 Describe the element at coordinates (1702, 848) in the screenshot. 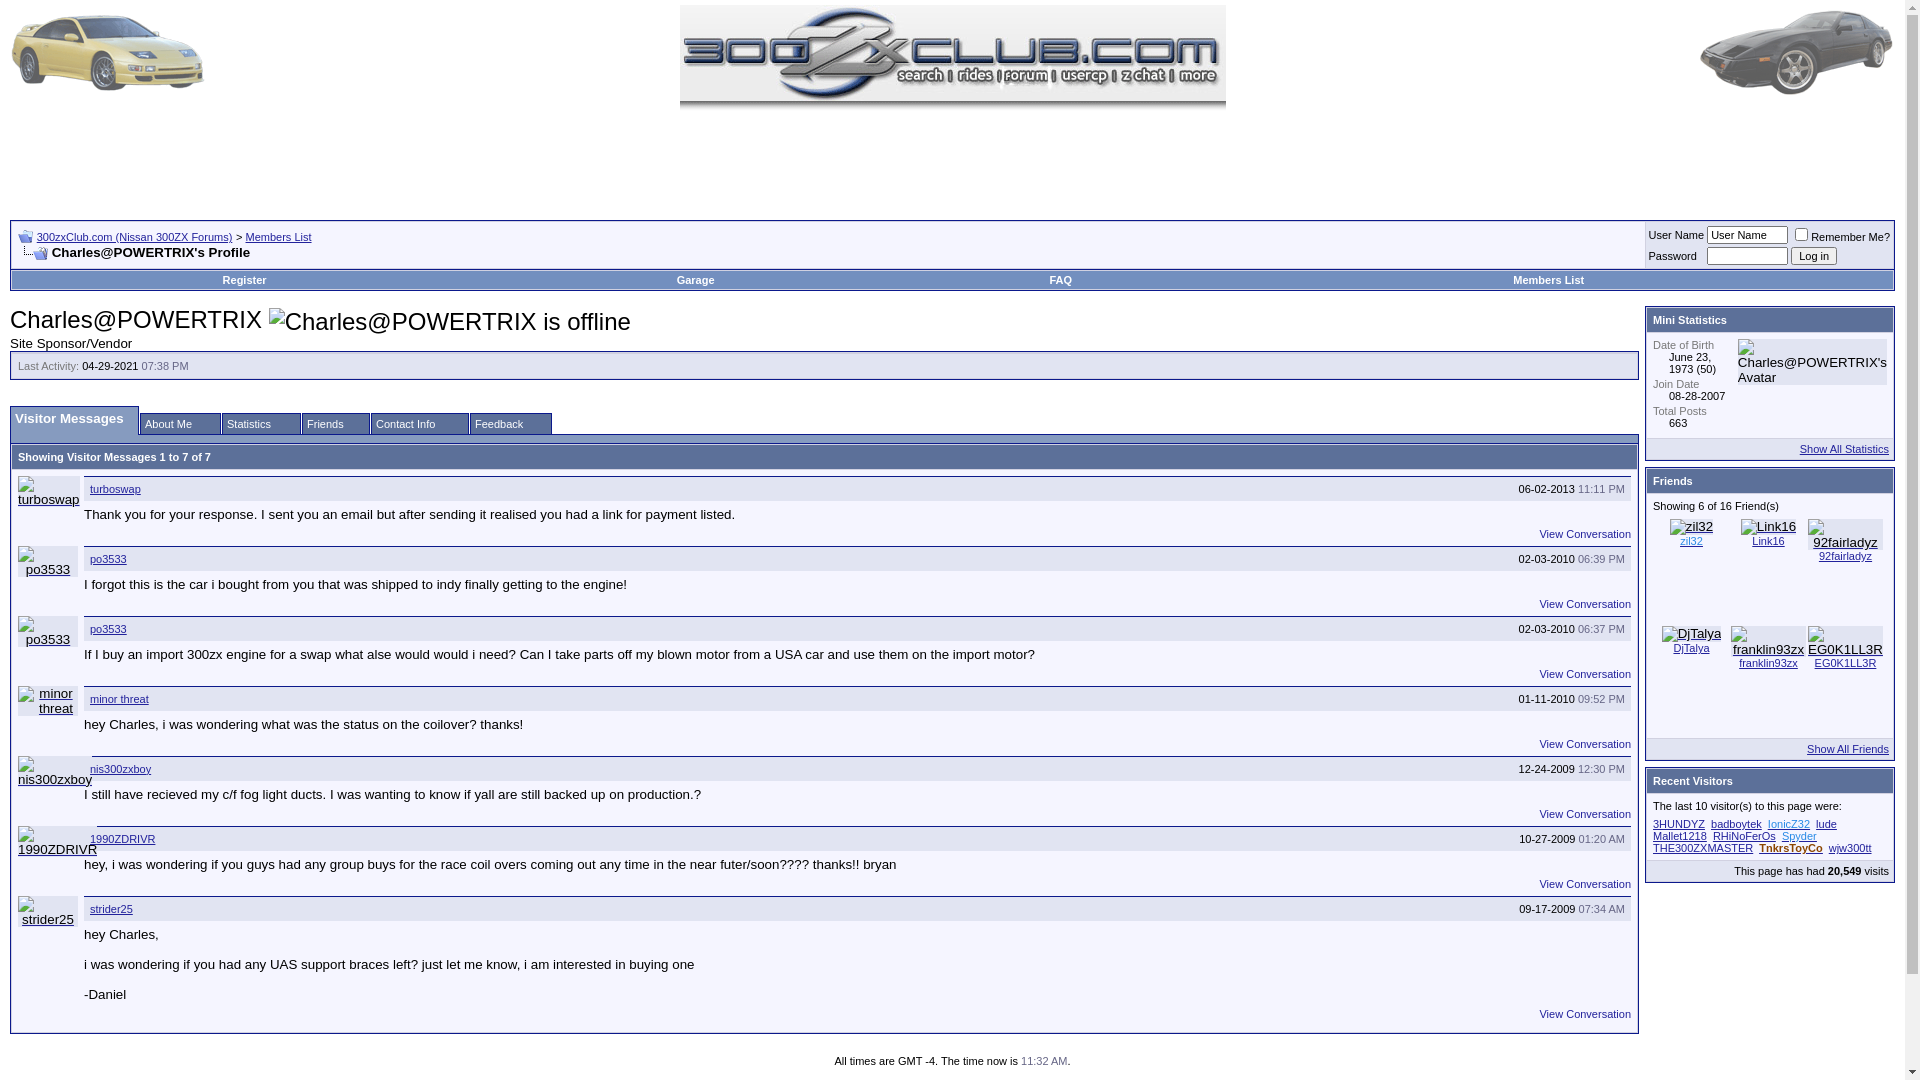

I see `'THE300ZXMASTER'` at that location.